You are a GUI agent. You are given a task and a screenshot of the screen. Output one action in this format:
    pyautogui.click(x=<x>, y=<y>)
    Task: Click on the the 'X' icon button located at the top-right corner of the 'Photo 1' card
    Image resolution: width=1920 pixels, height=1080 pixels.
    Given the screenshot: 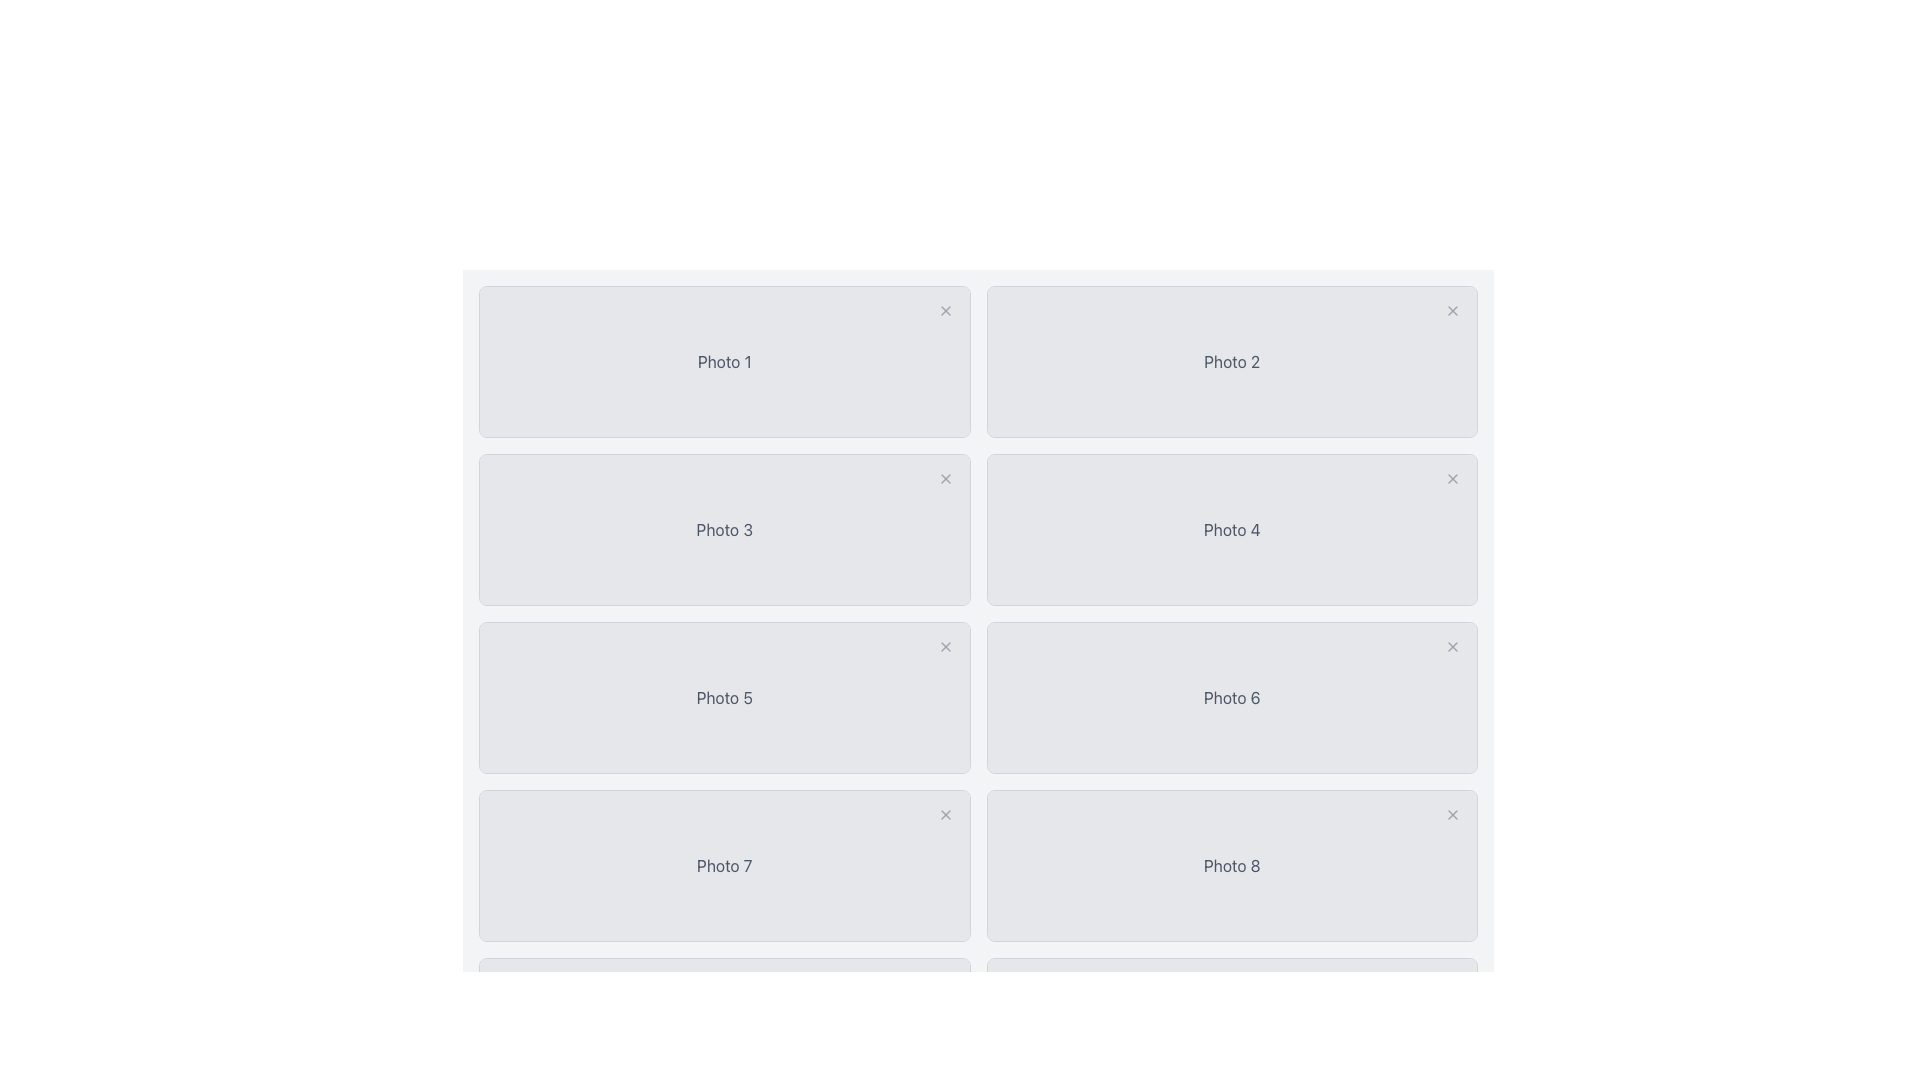 What is the action you would take?
    pyautogui.click(x=944, y=311)
    